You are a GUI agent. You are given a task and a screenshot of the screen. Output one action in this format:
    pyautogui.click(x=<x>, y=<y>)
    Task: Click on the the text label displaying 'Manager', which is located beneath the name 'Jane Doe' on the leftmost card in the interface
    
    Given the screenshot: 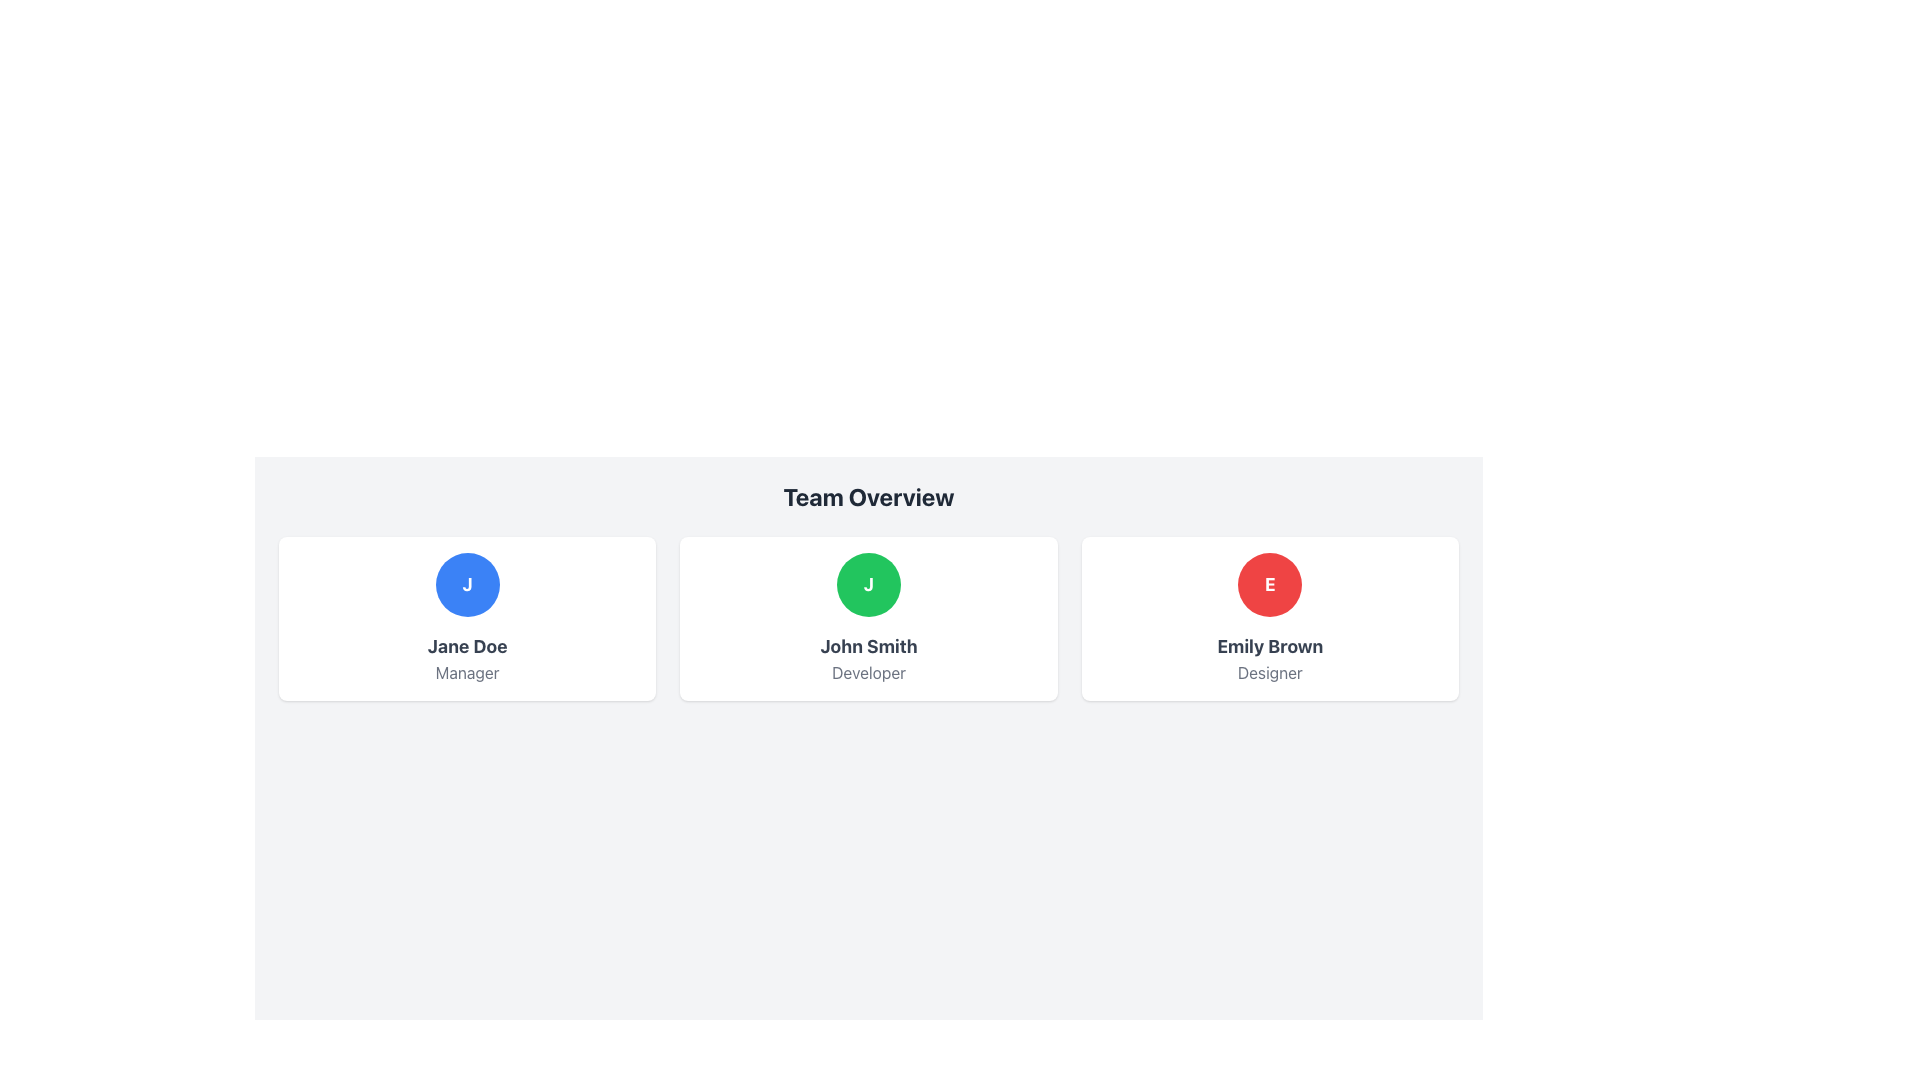 What is the action you would take?
    pyautogui.click(x=466, y=672)
    